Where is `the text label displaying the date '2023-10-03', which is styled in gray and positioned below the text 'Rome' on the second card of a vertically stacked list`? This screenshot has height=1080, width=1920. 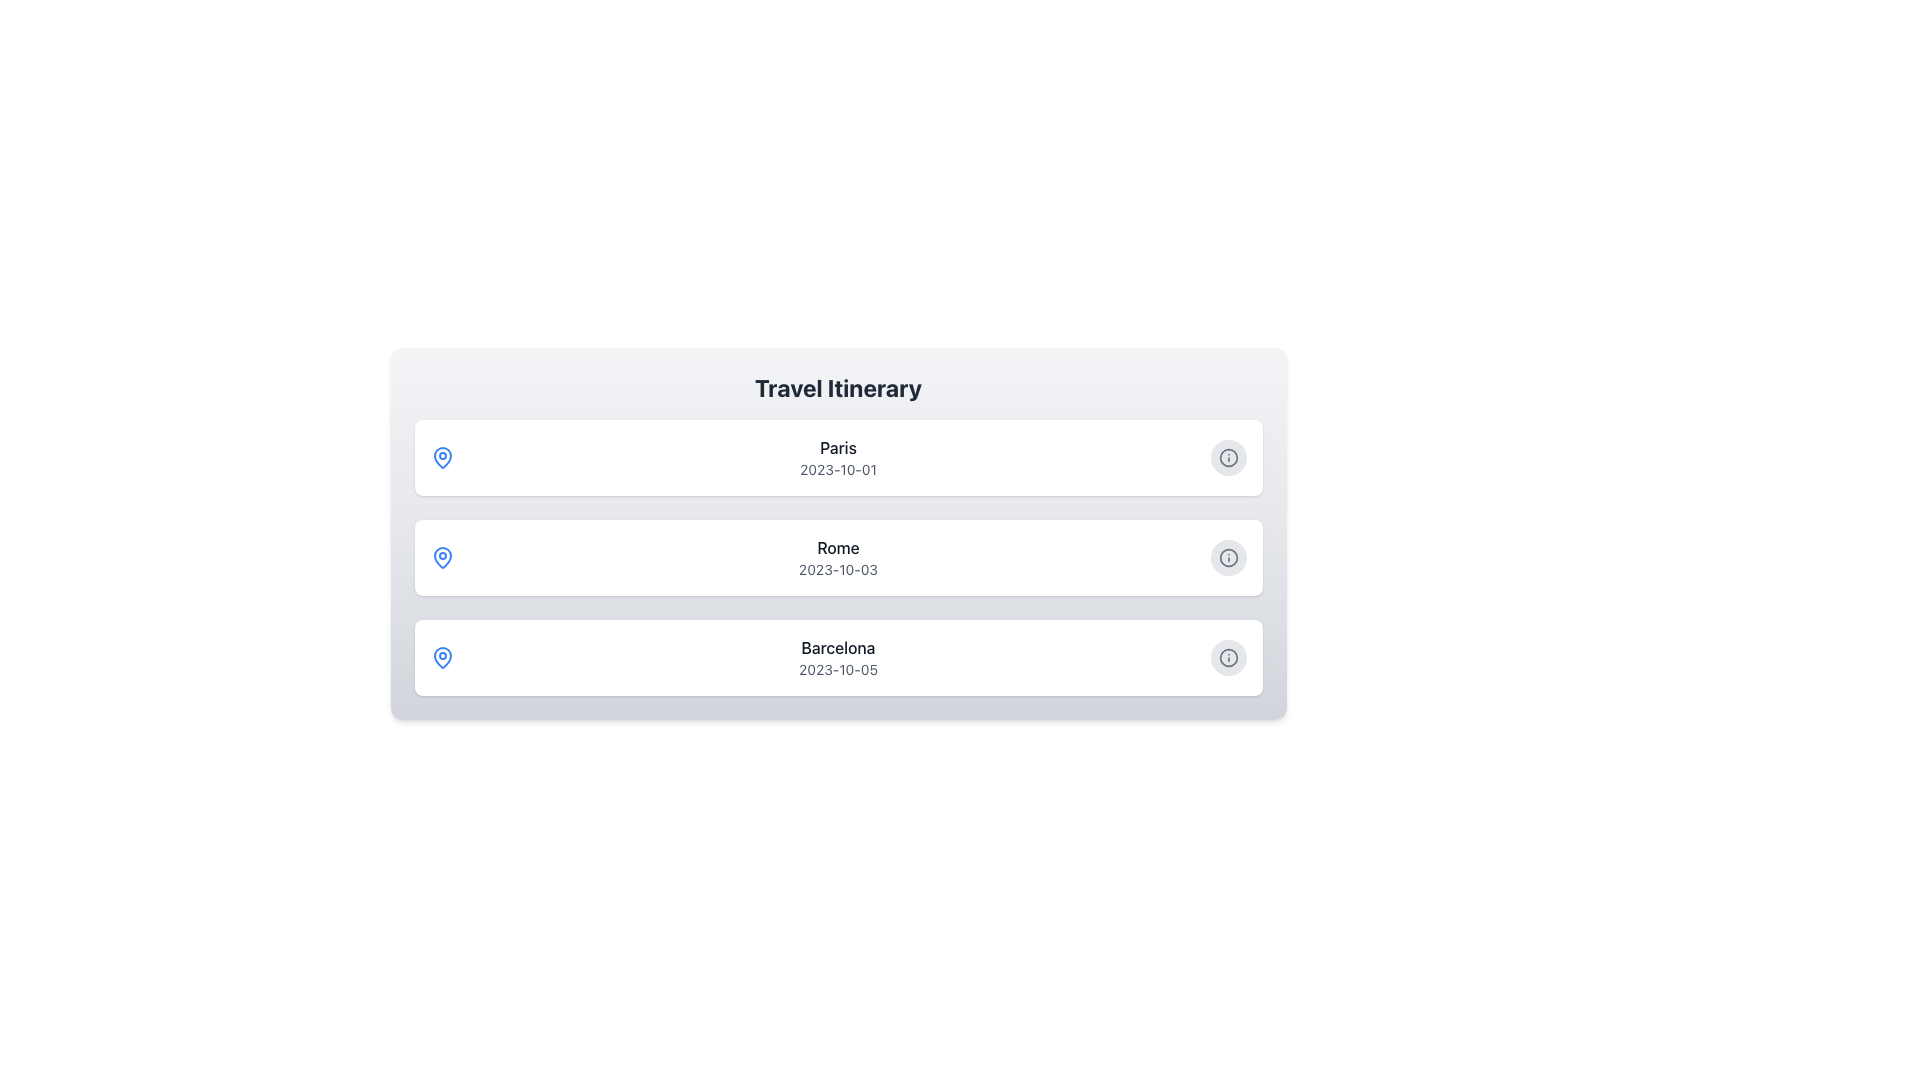 the text label displaying the date '2023-10-03', which is styled in gray and positioned below the text 'Rome' on the second card of a vertically stacked list is located at coordinates (838, 570).